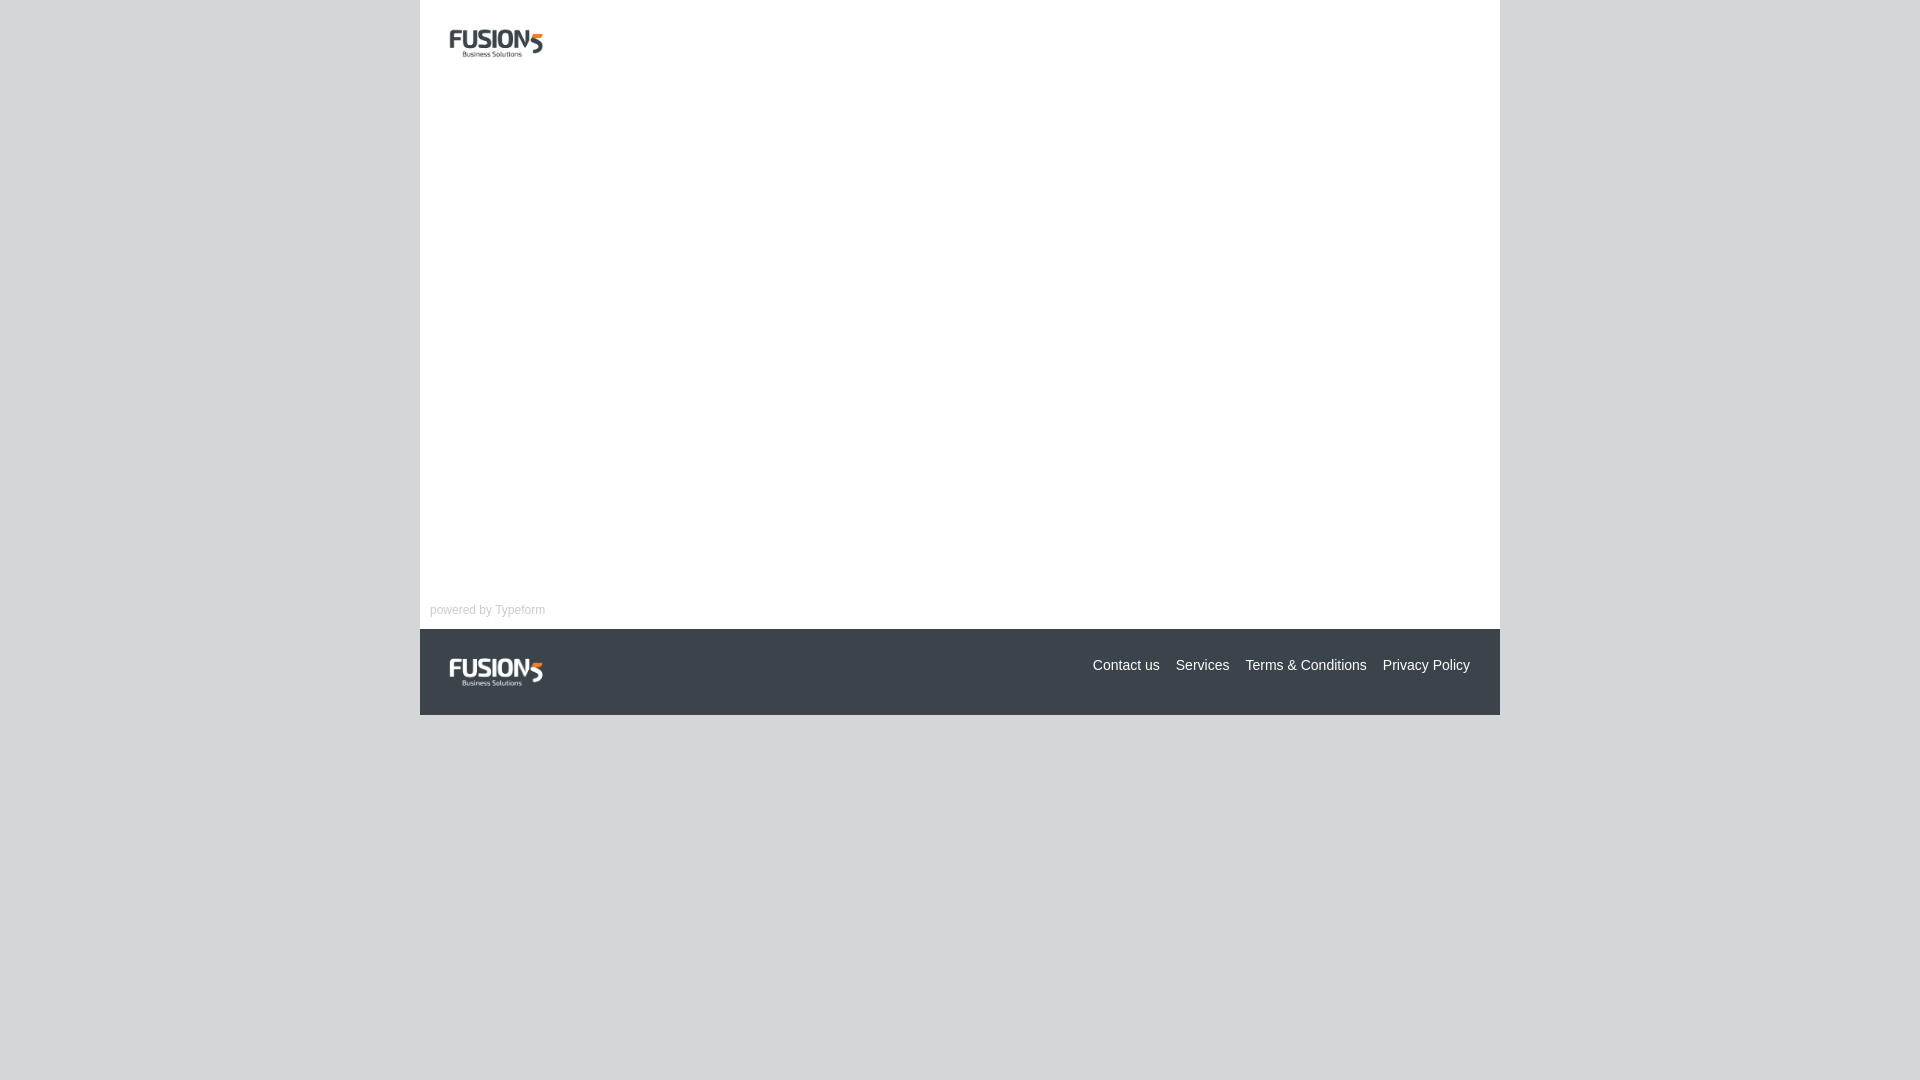 The width and height of the screenshot is (1920, 1080). I want to click on 'Typeform', so click(519, 608).